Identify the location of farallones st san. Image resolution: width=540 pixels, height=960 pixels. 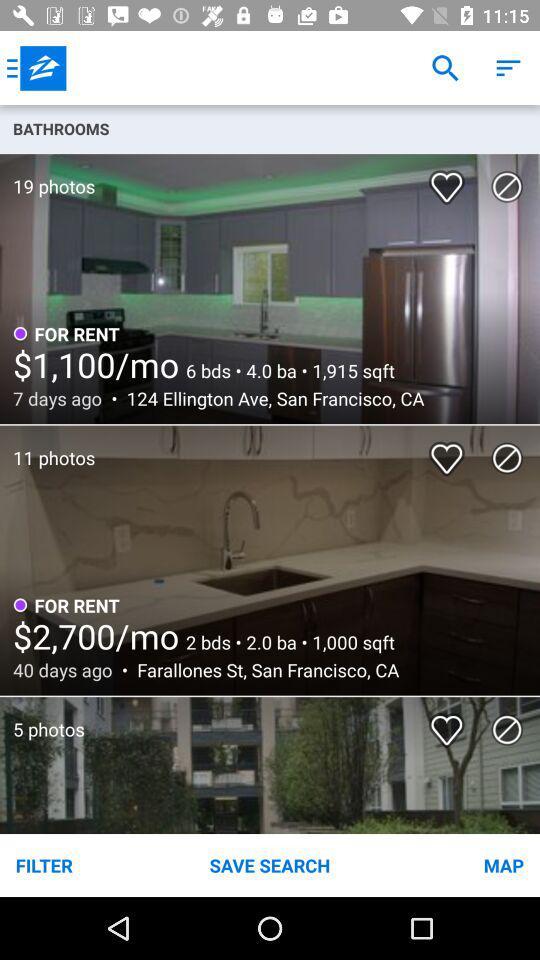
(262, 670).